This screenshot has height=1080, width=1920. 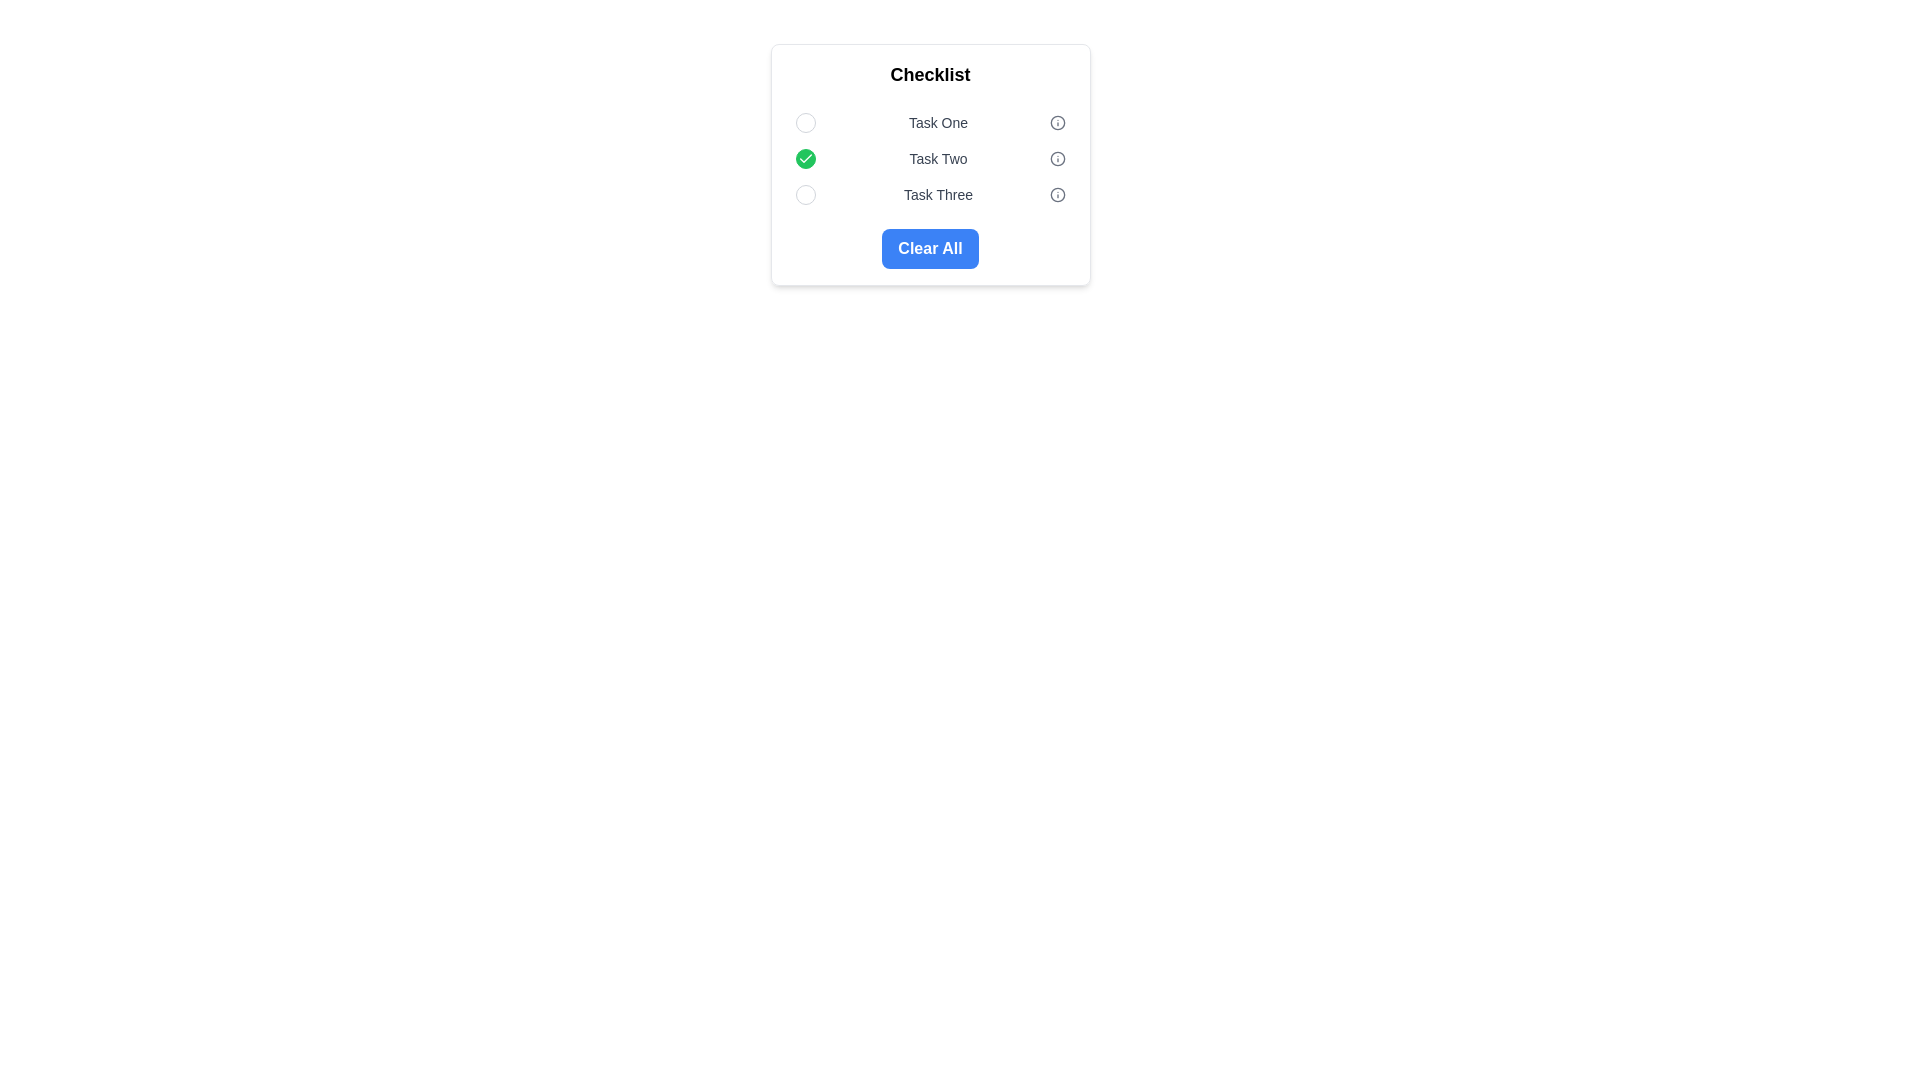 What do you see at coordinates (1056, 195) in the screenshot?
I see `the information icon, which is a circular outline with an inner 'i' symbol, located to the right of 'Task Three' in the checklist` at bounding box center [1056, 195].